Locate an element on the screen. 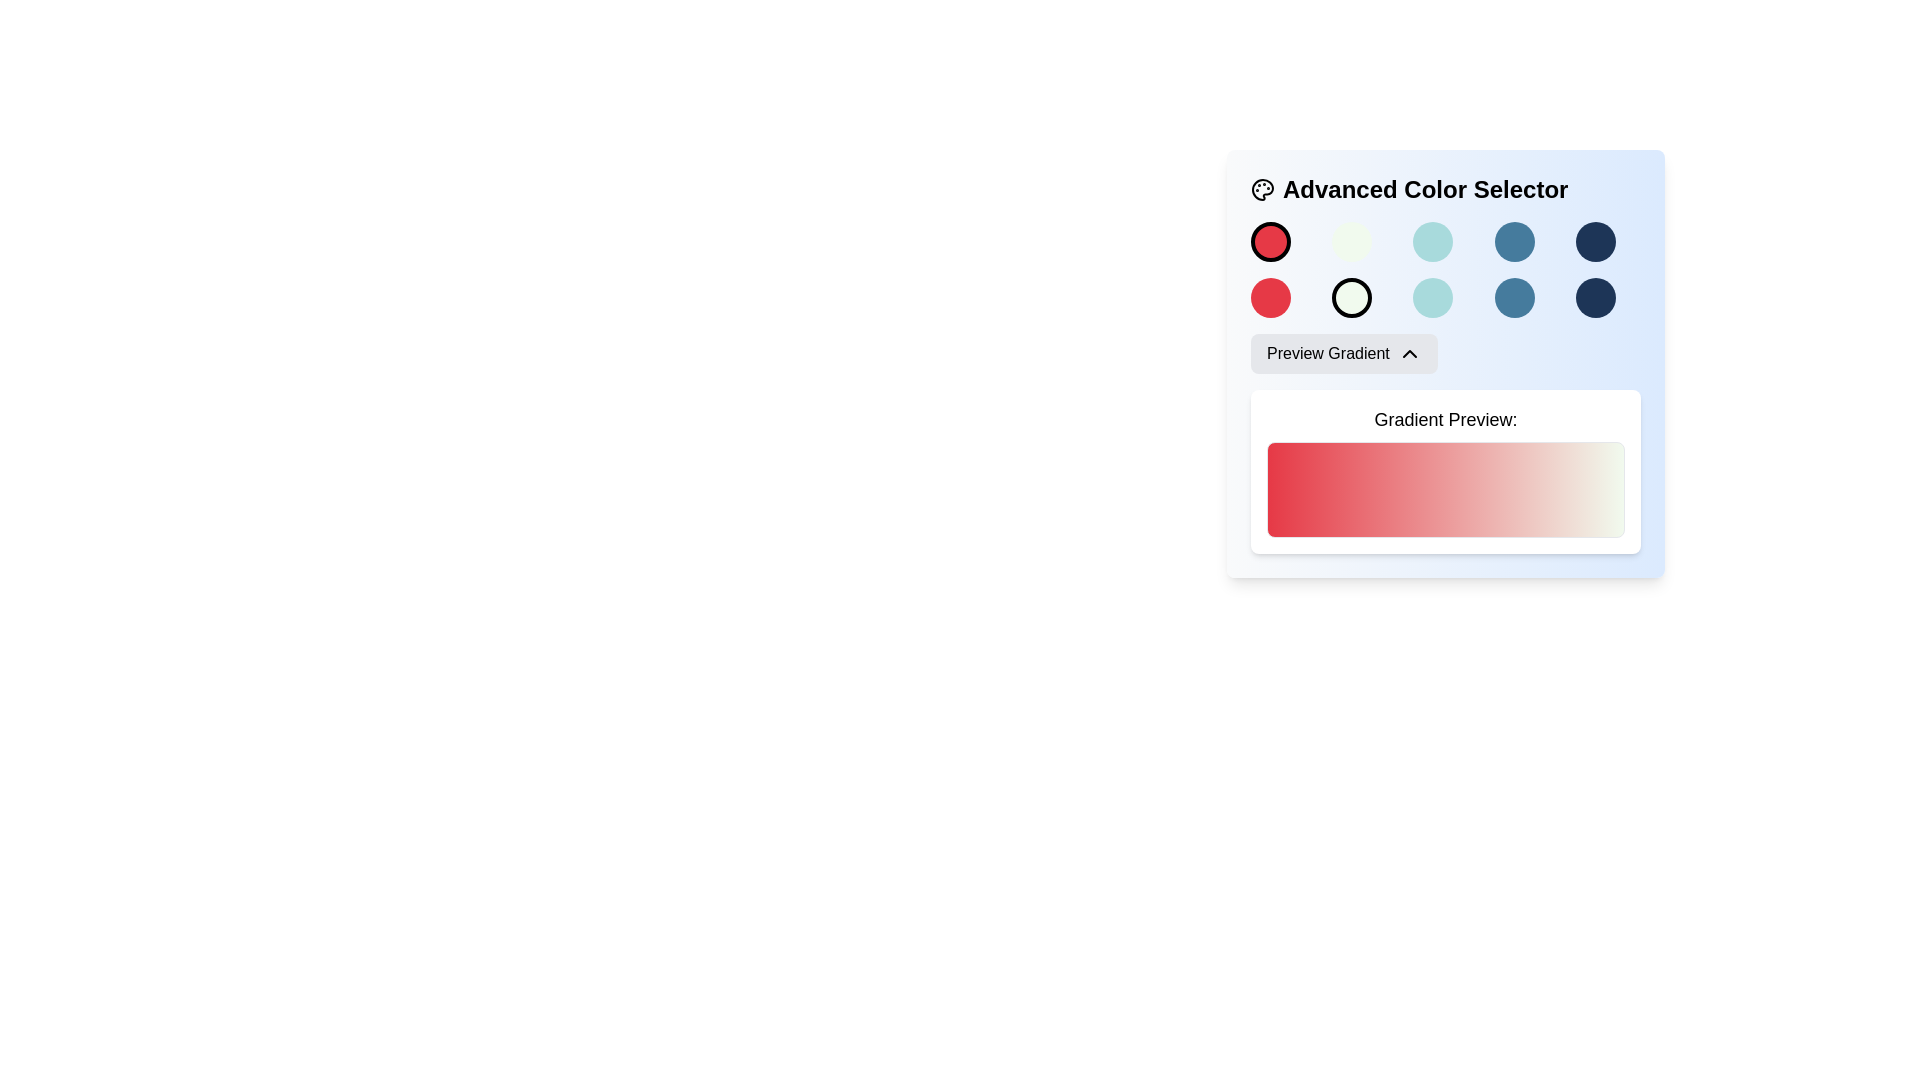 This screenshot has width=1920, height=1080. the 'Preview Gradient' button, which is a rectangular button with rounded corners, light gray background, and contains the text 'Preview Gradient' and a downwards pointing arrow icon is located at coordinates (1344, 353).